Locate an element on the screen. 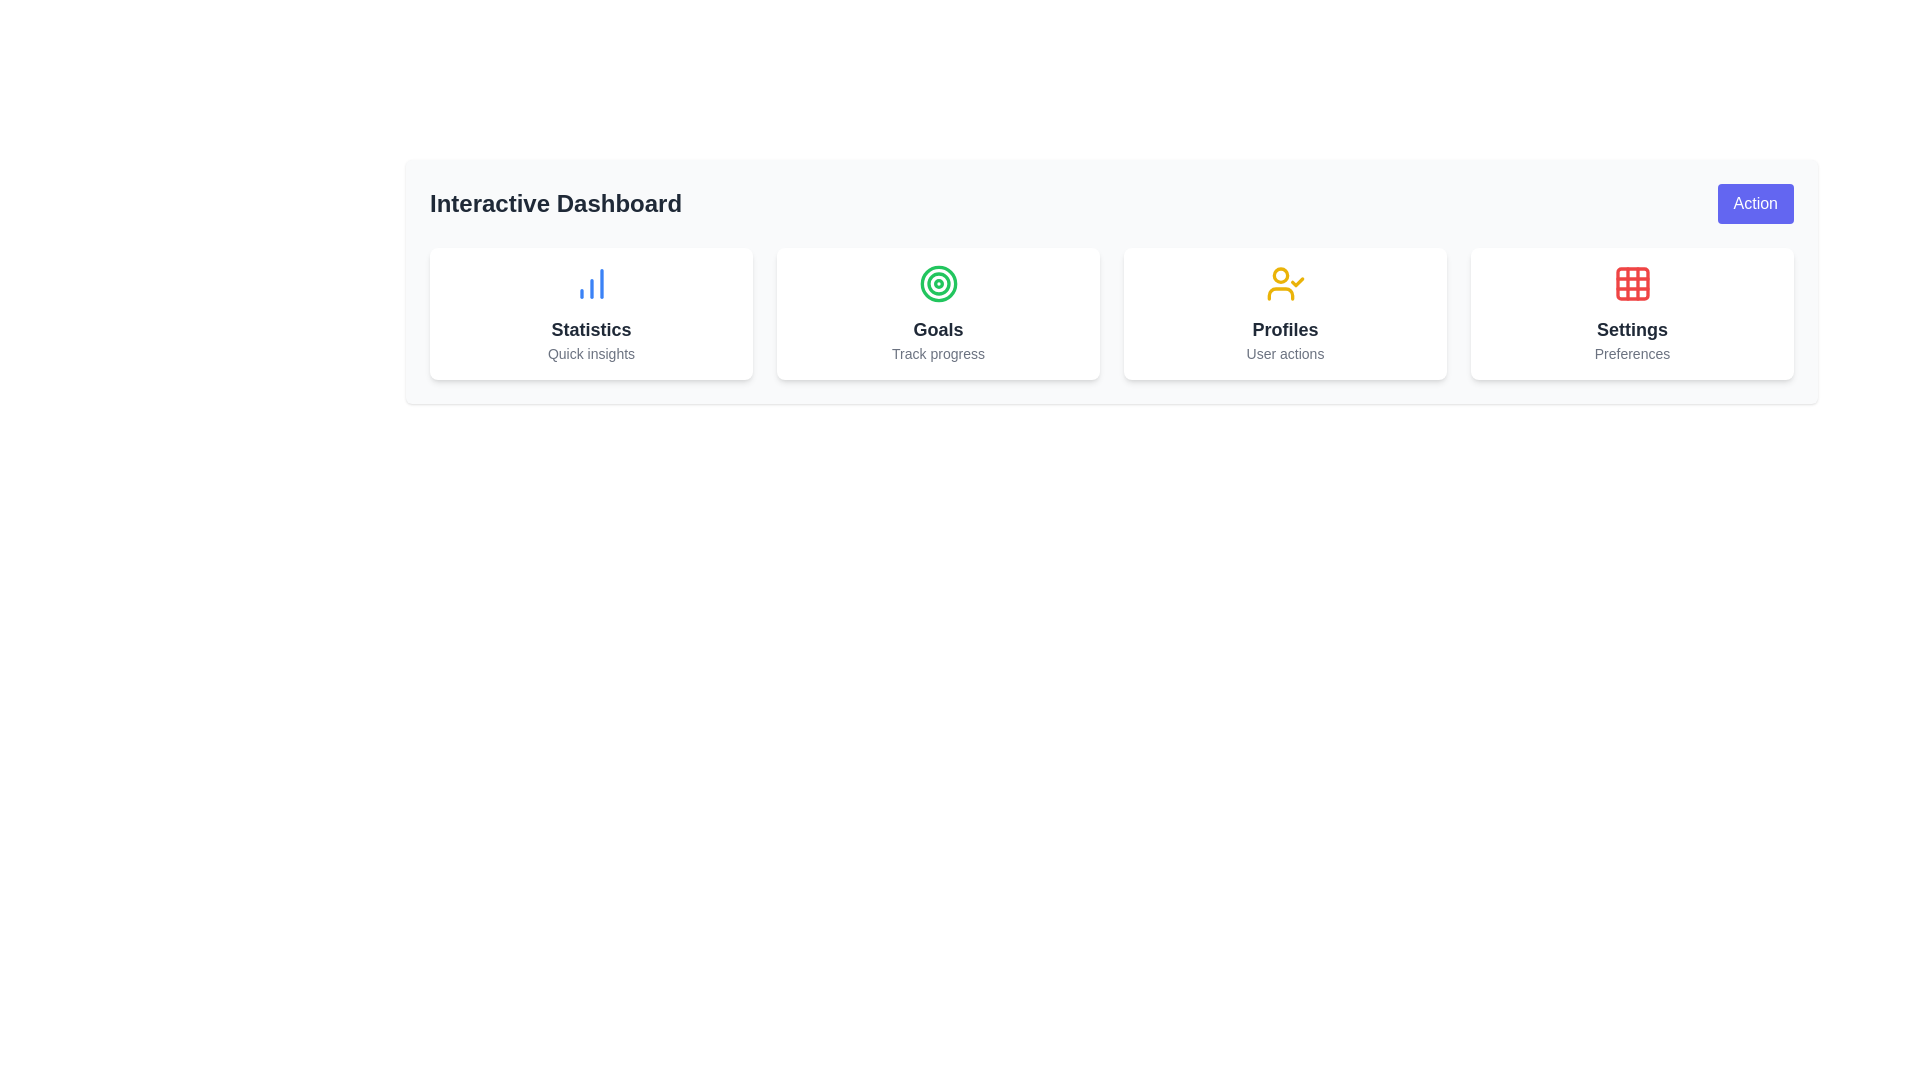 The width and height of the screenshot is (1920, 1080). title text element located in the central card, which is the second text element in the vertical arrangement, situated below an icon and above a smaller descriptive text is located at coordinates (937, 329).